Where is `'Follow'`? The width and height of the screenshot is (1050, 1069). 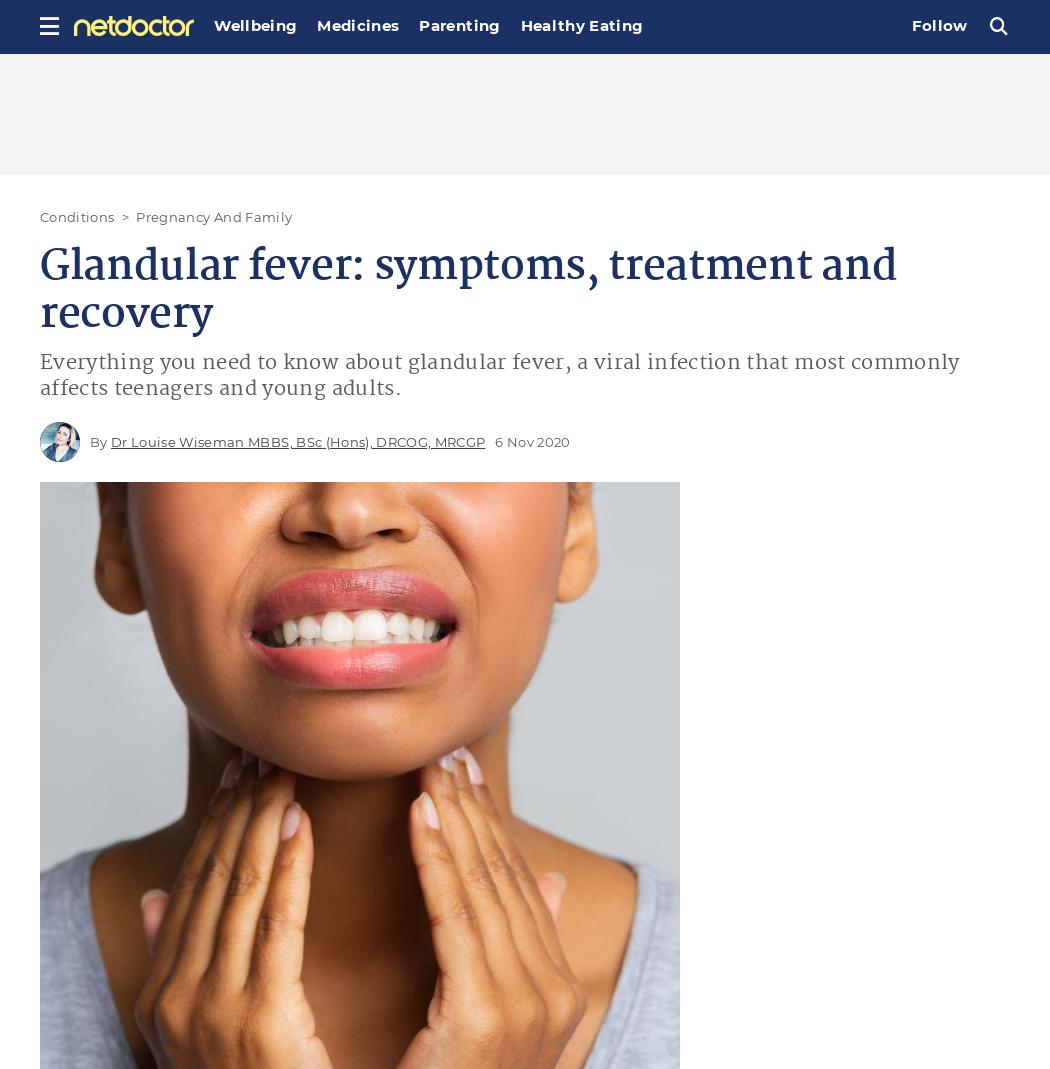
'Follow' is located at coordinates (938, 24).